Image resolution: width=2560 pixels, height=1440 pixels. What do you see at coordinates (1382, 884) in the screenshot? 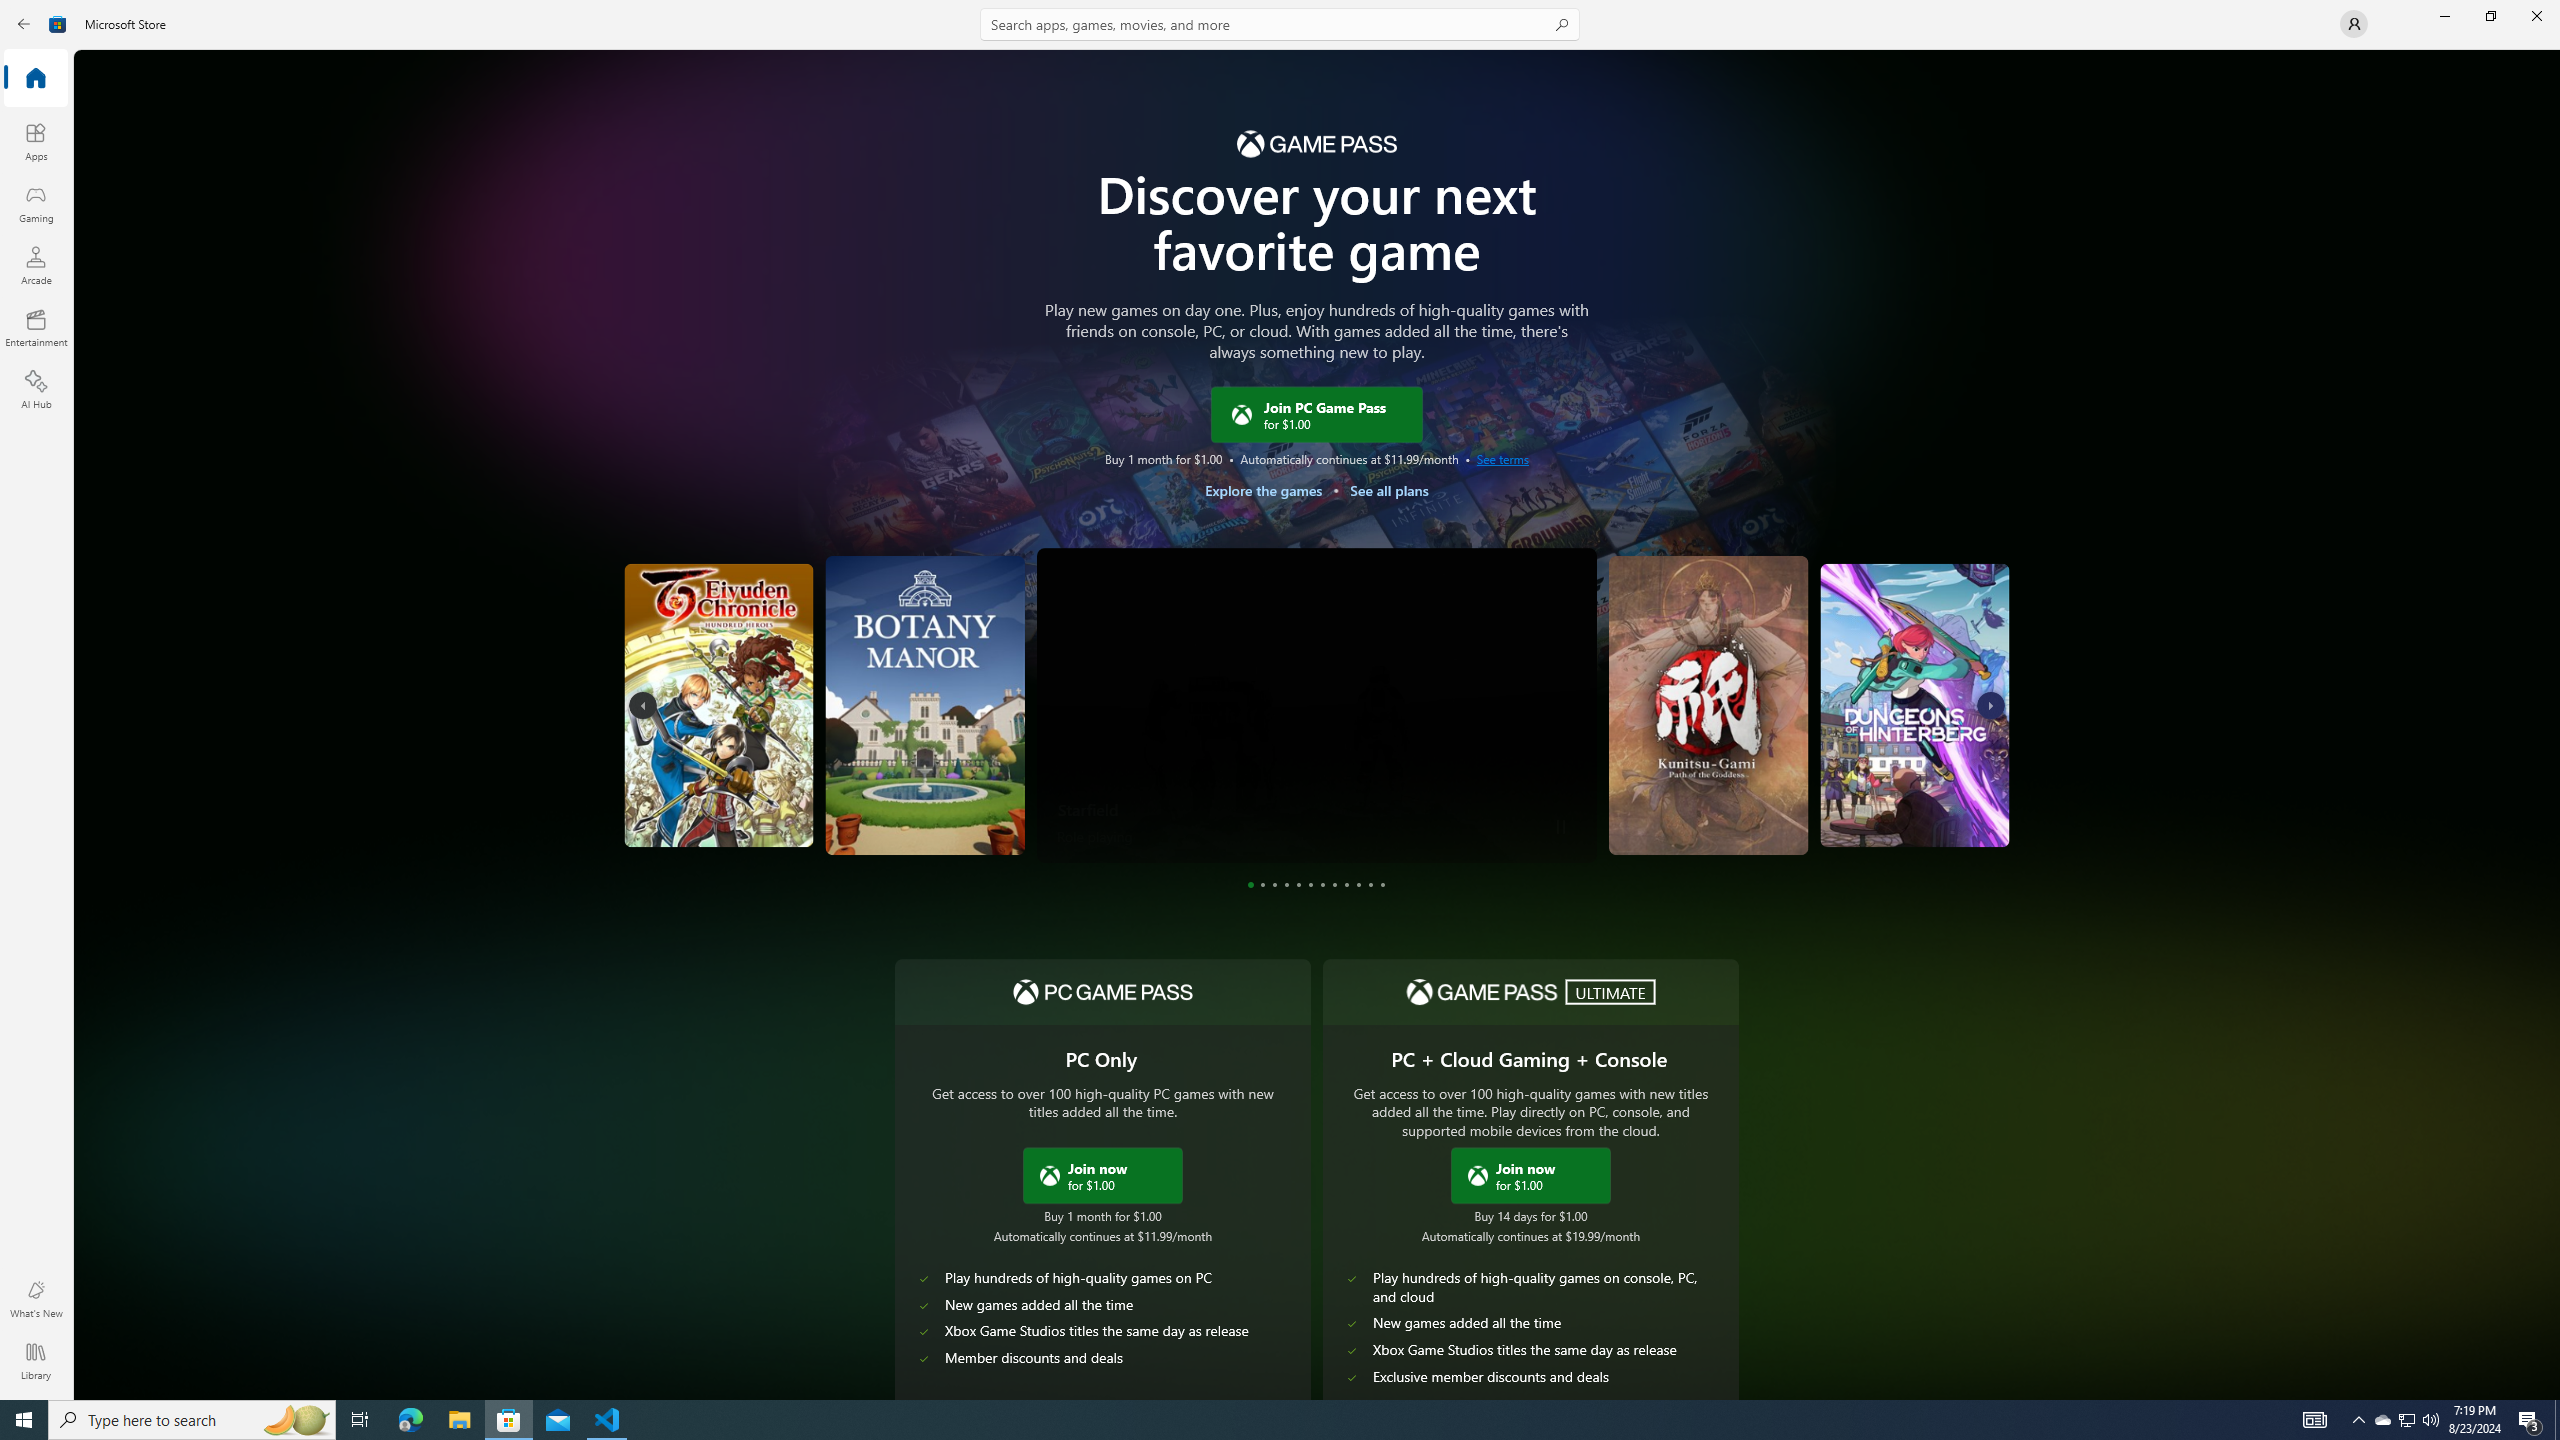
I see `'Page 12'` at bounding box center [1382, 884].